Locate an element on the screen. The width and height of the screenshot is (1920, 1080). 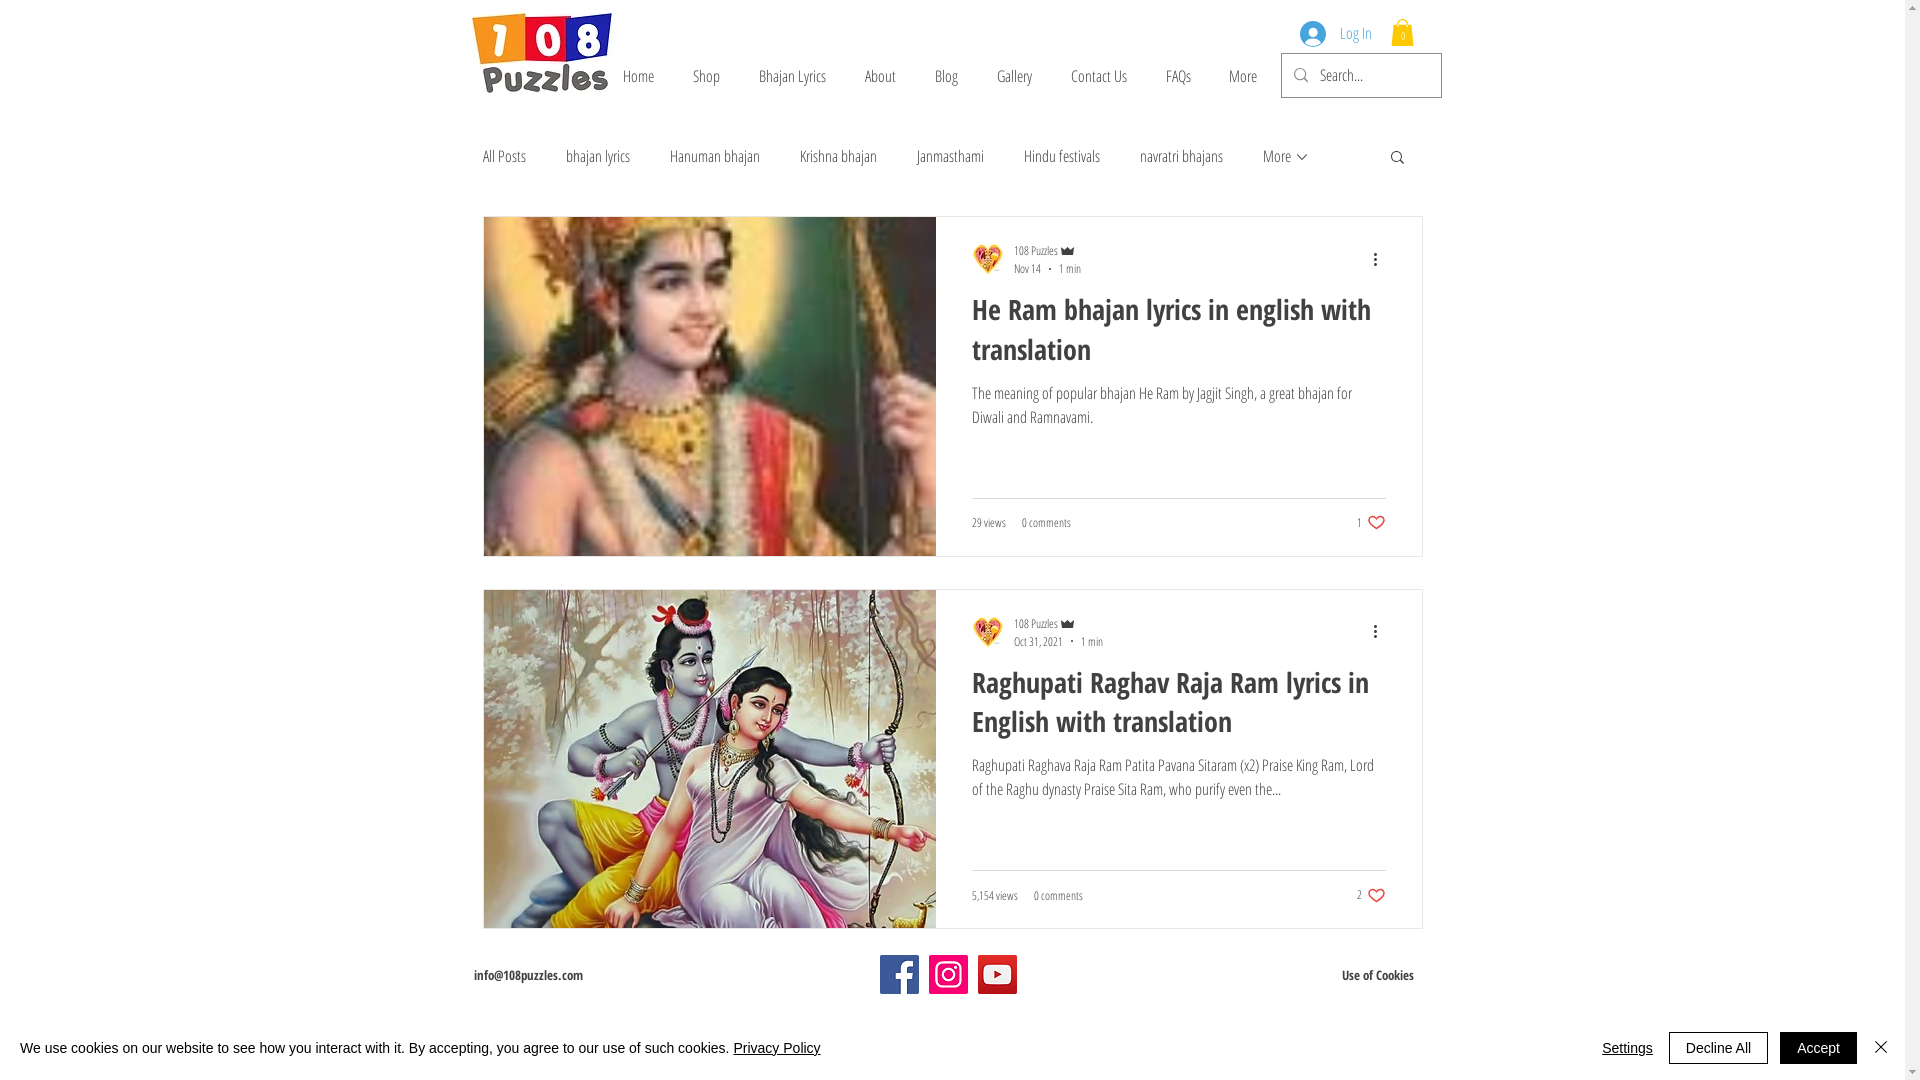
'1 like. Post not marked as liked is located at coordinates (1369, 521).